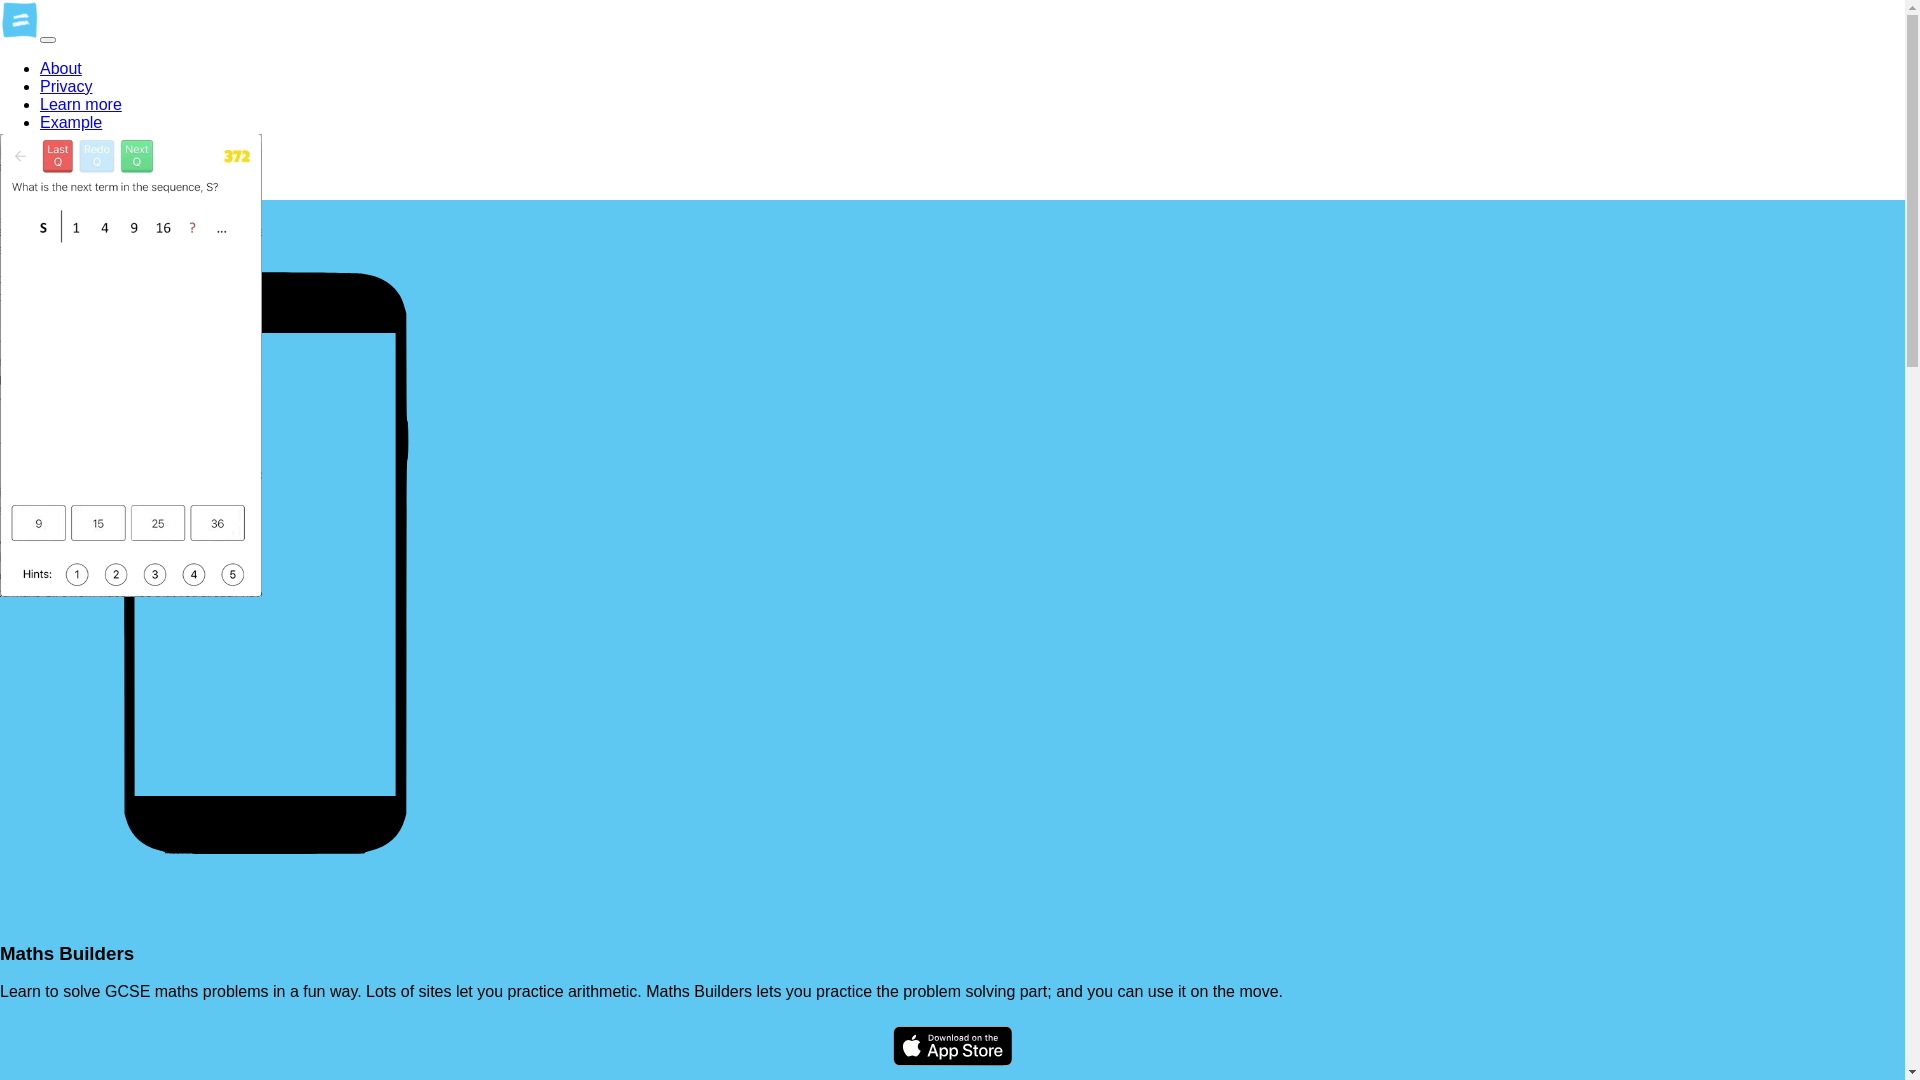 This screenshot has height=1080, width=1920. What do you see at coordinates (73, 139) in the screenshot?
I see `'Show me'` at bounding box center [73, 139].